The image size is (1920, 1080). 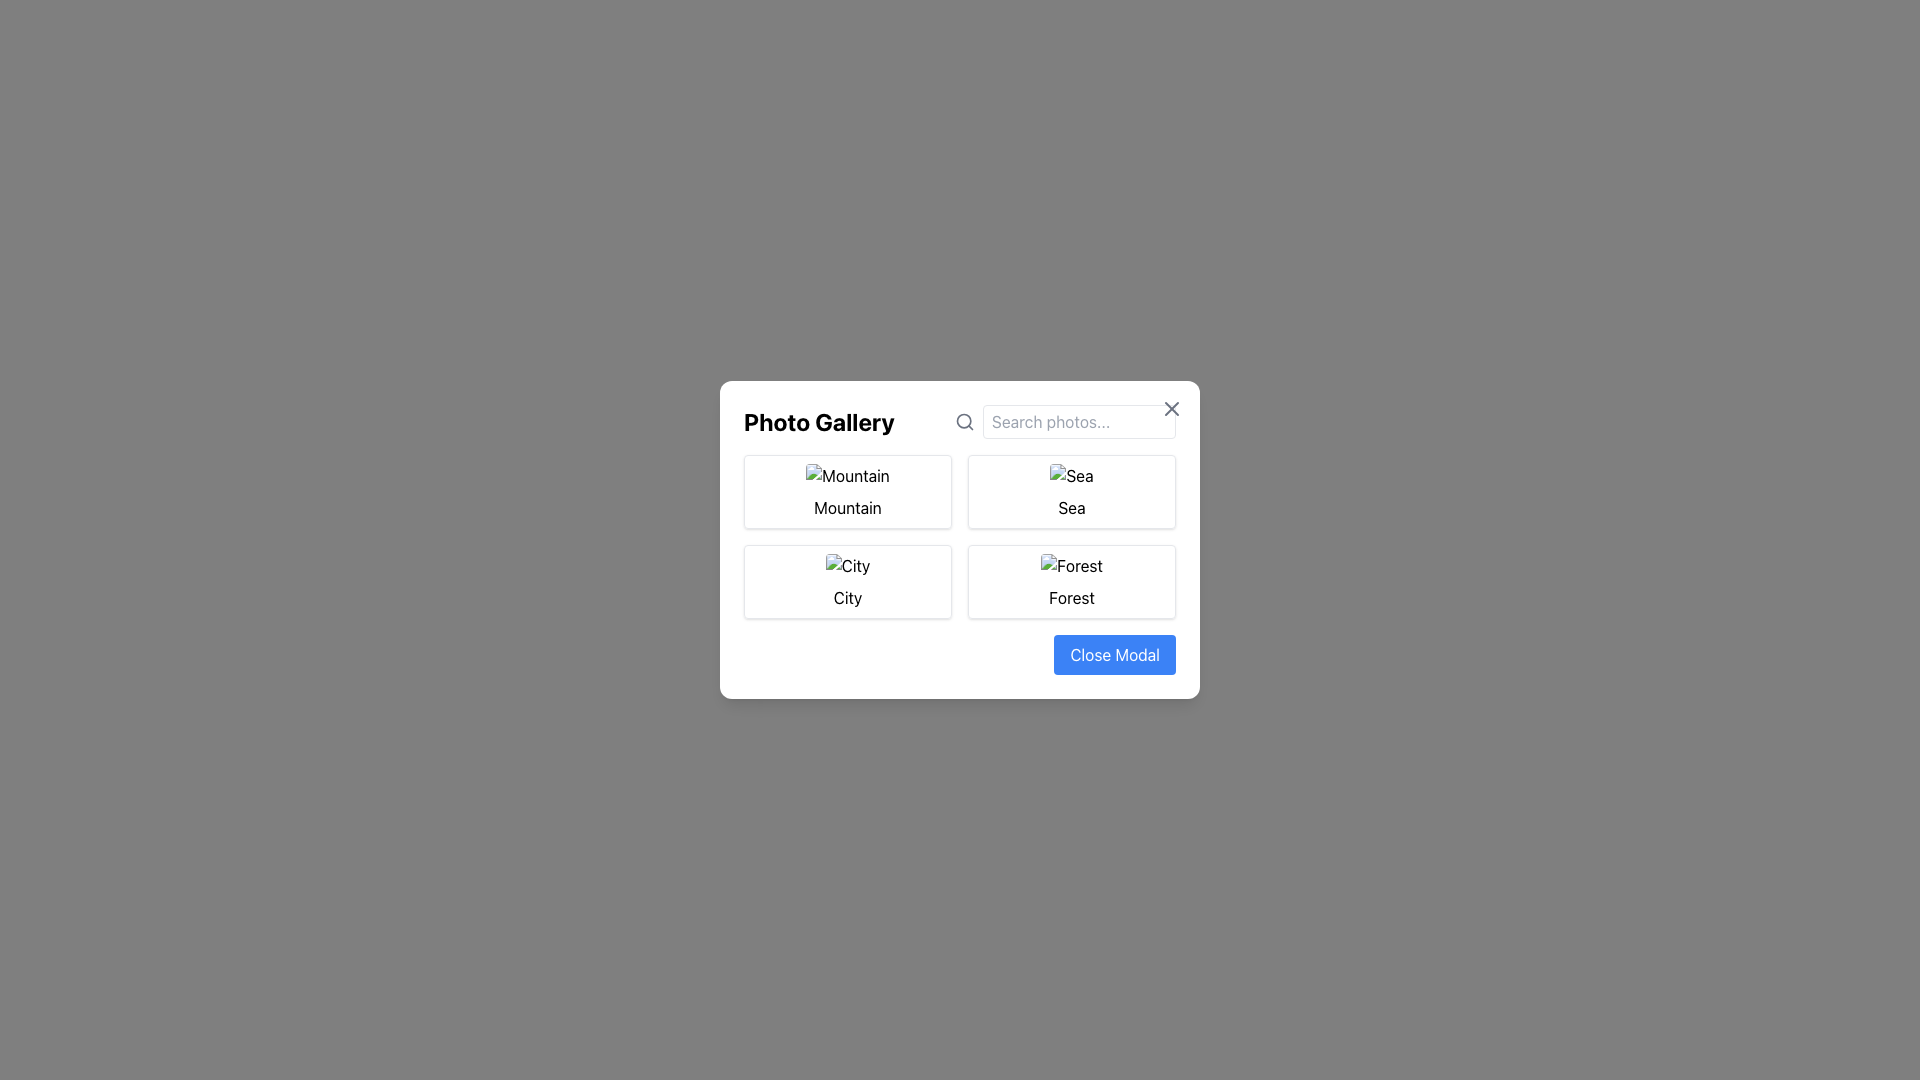 What do you see at coordinates (1070, 582) in the screenshot?
I see `the 'Forest' selection card located in the bottom-right corner of the modal dialog` at bounding box center [1070, 582].